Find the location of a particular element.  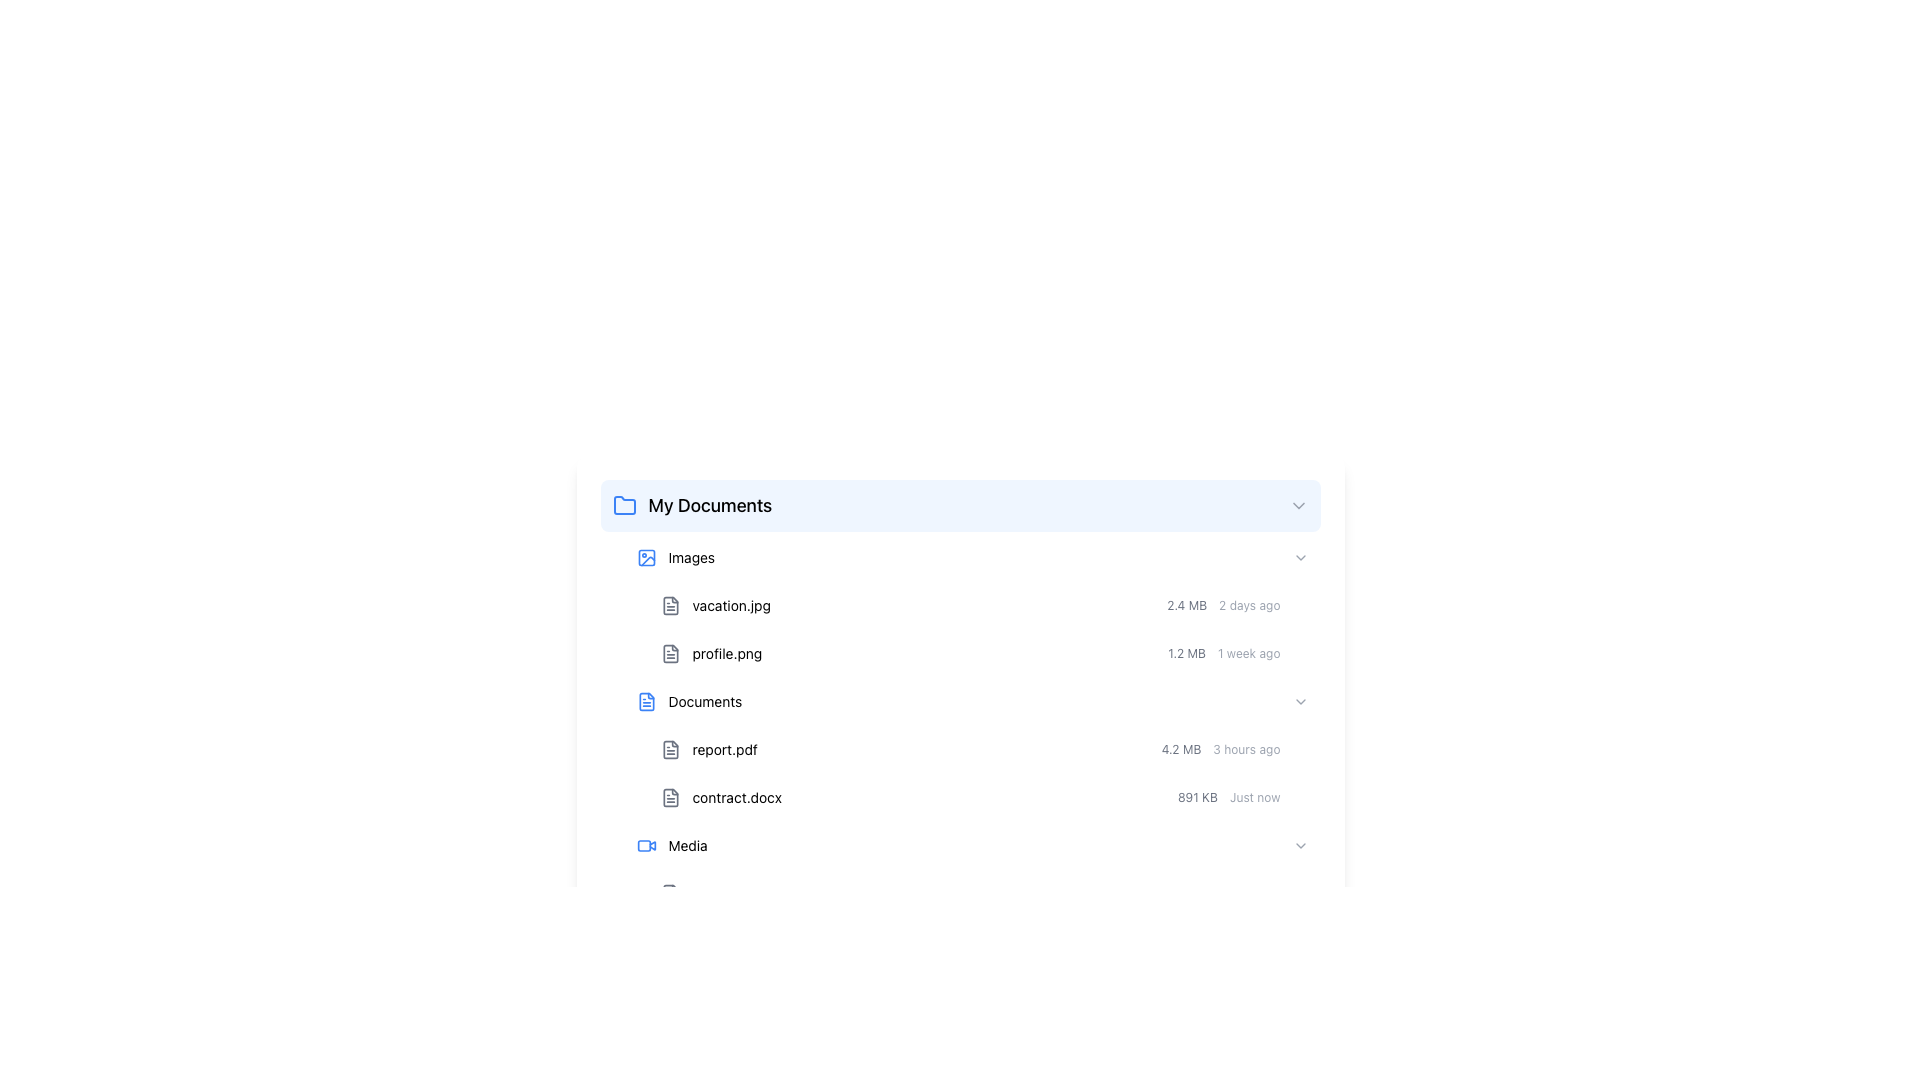

the file entry row displaying metadata for 'vacation.jpg', which is the first entry under the 'Images' category is located at coordinates (984, 604).